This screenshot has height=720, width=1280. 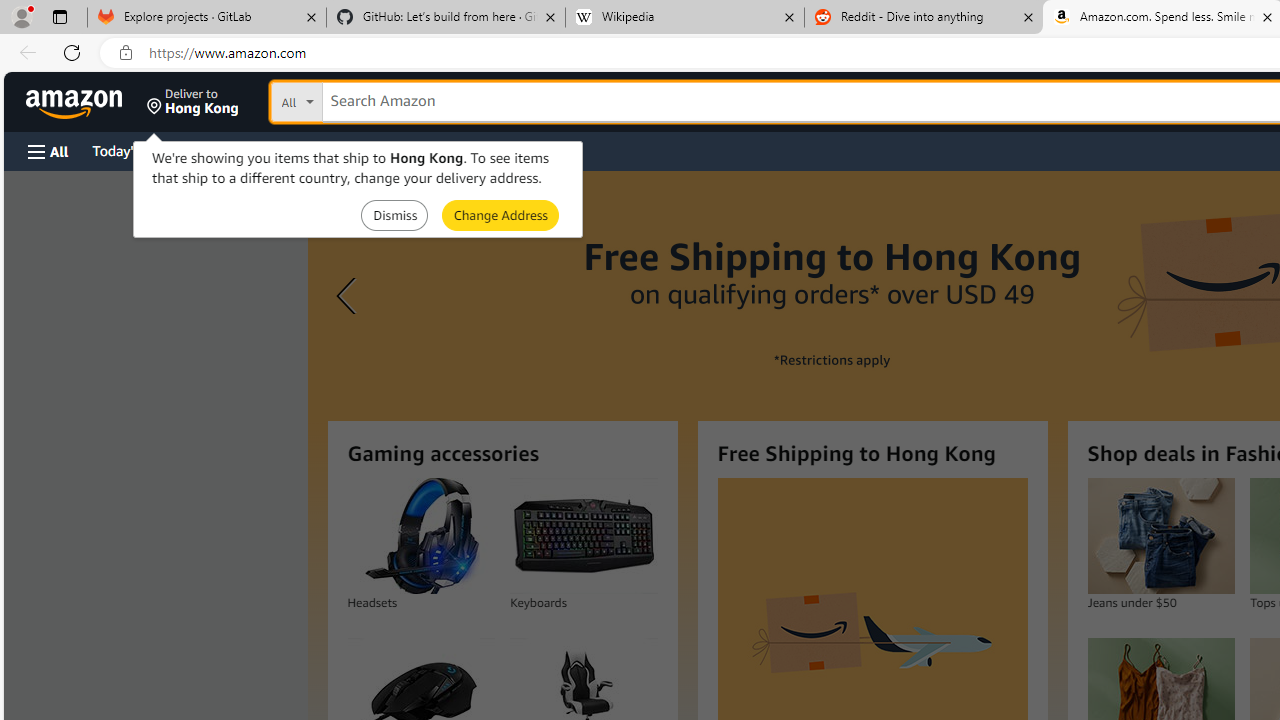 What do you see at coordinates (48, 150) in the screenshot?
I see `'Open Menu'` at bounding box center [48, 150].